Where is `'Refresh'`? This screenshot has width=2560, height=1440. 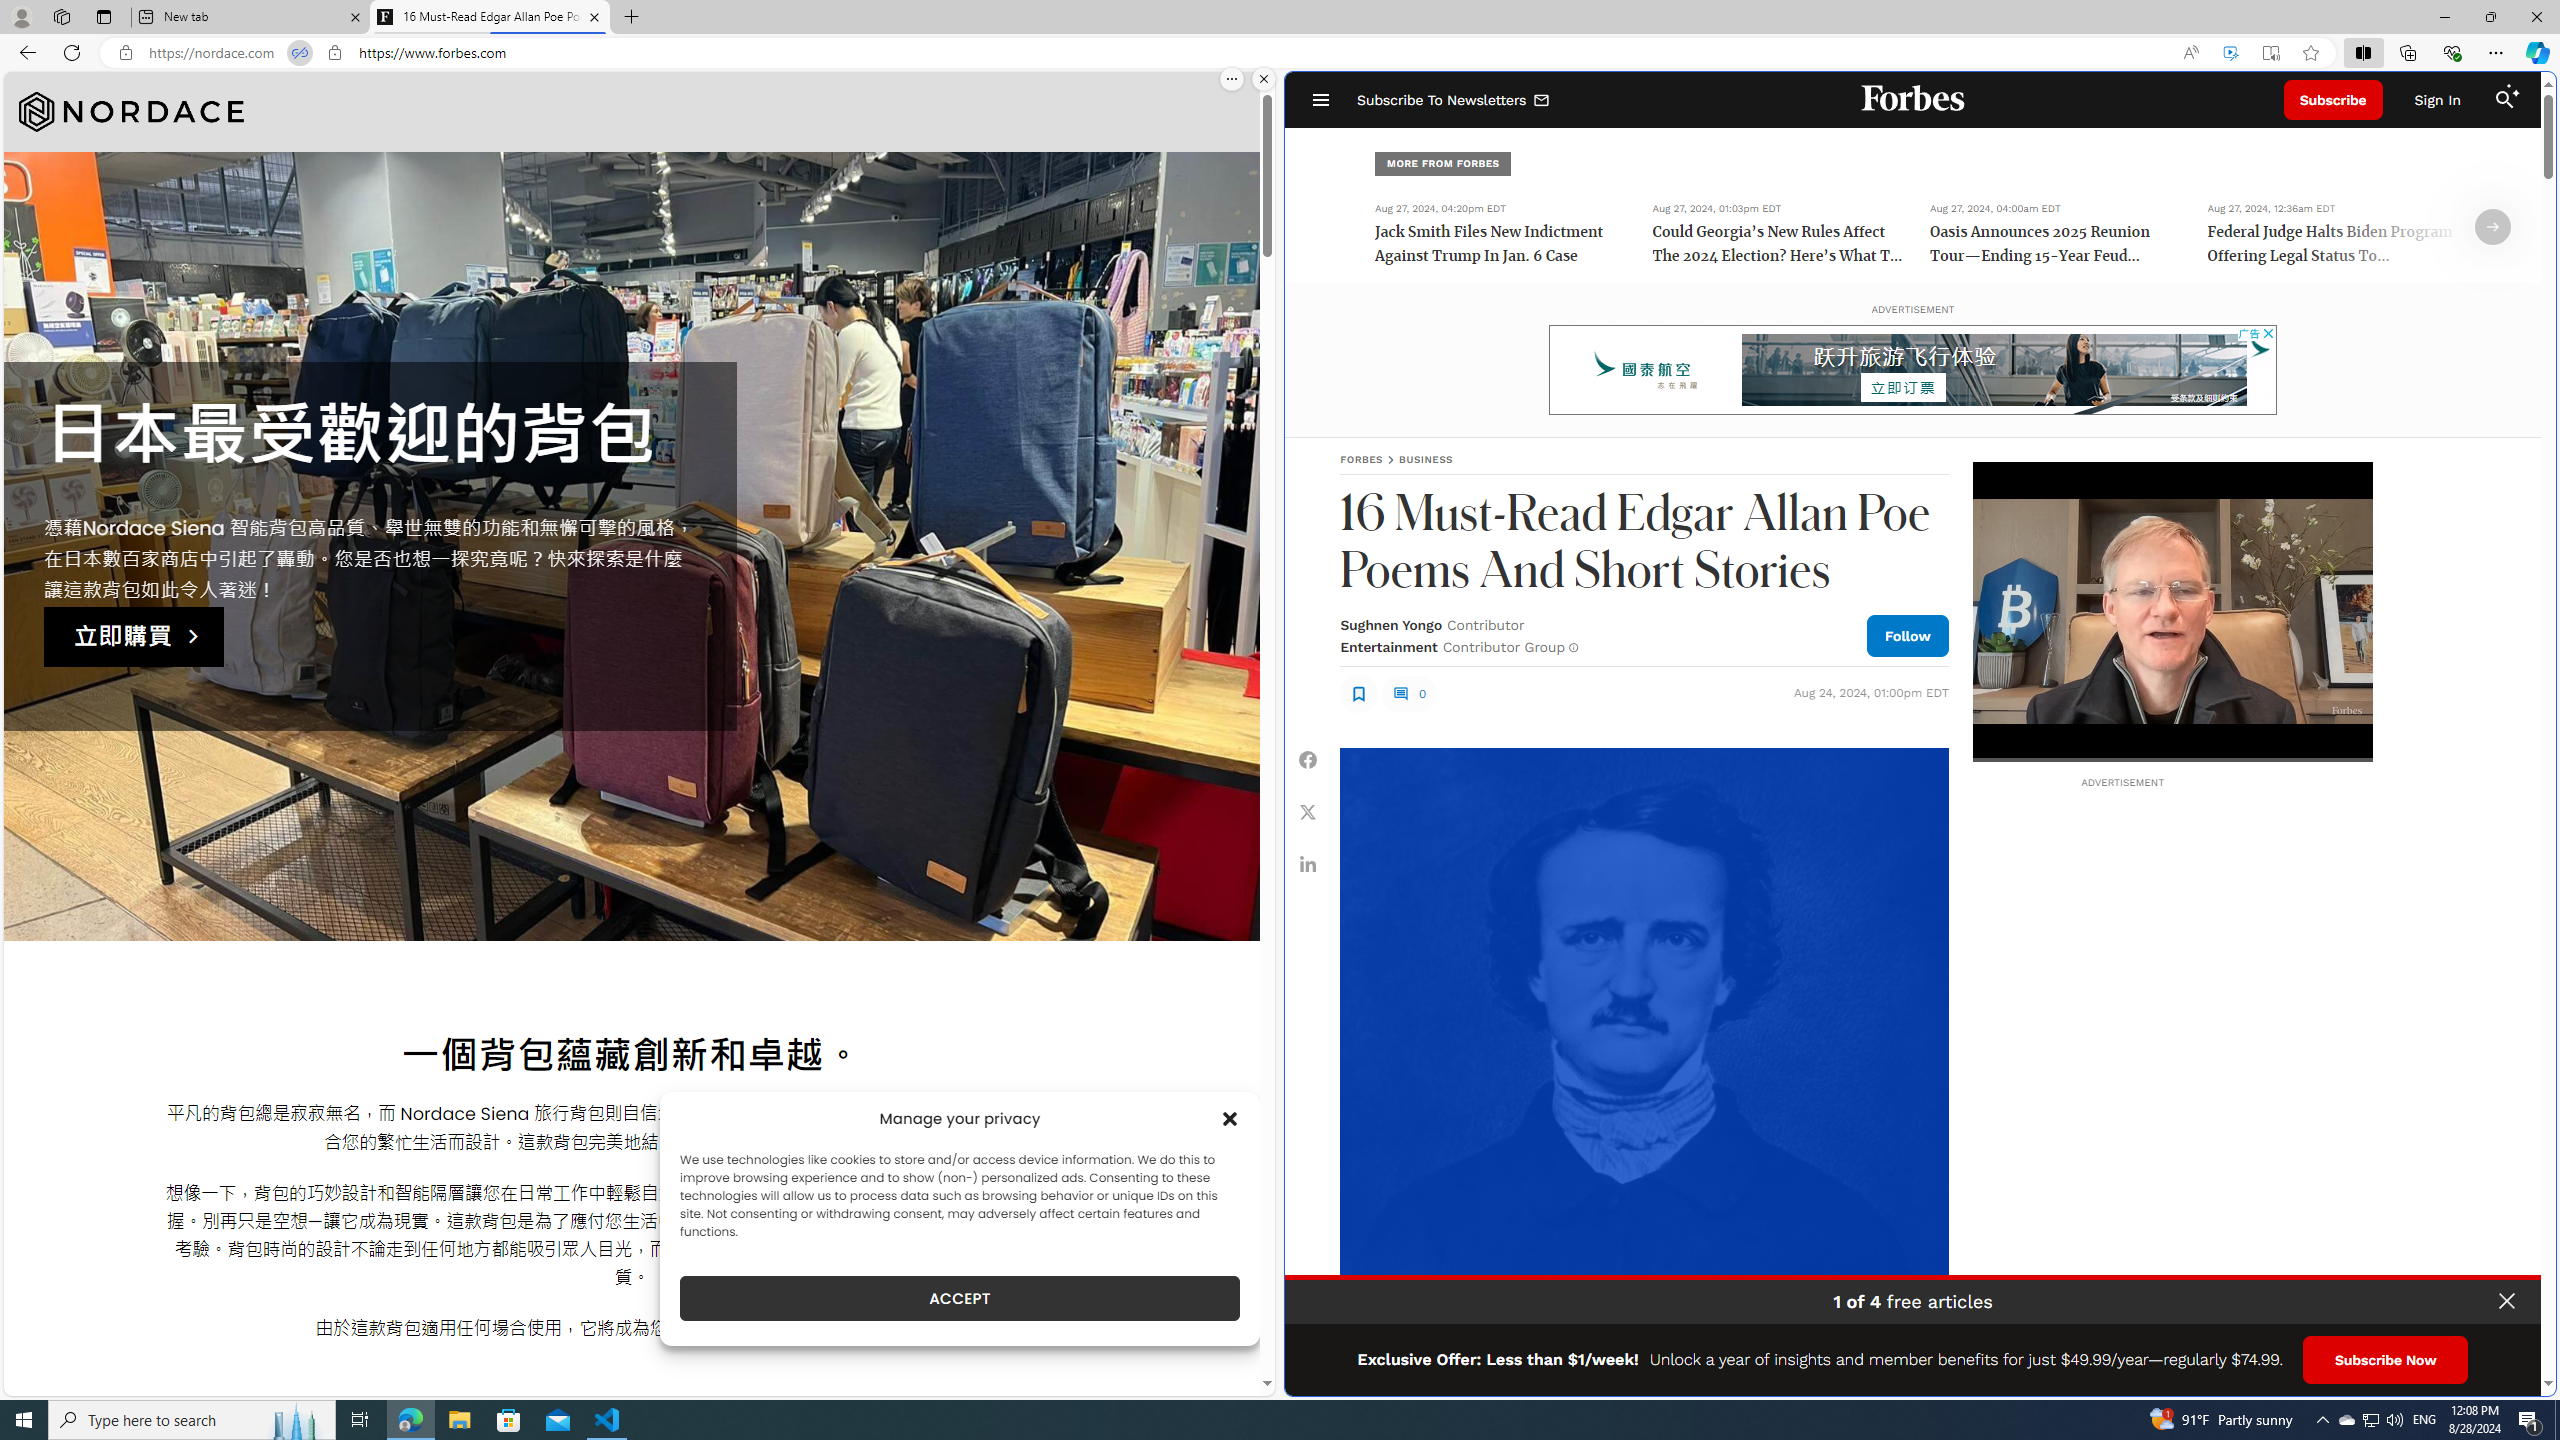 'Refresh' is located at coordinates (70, 51).